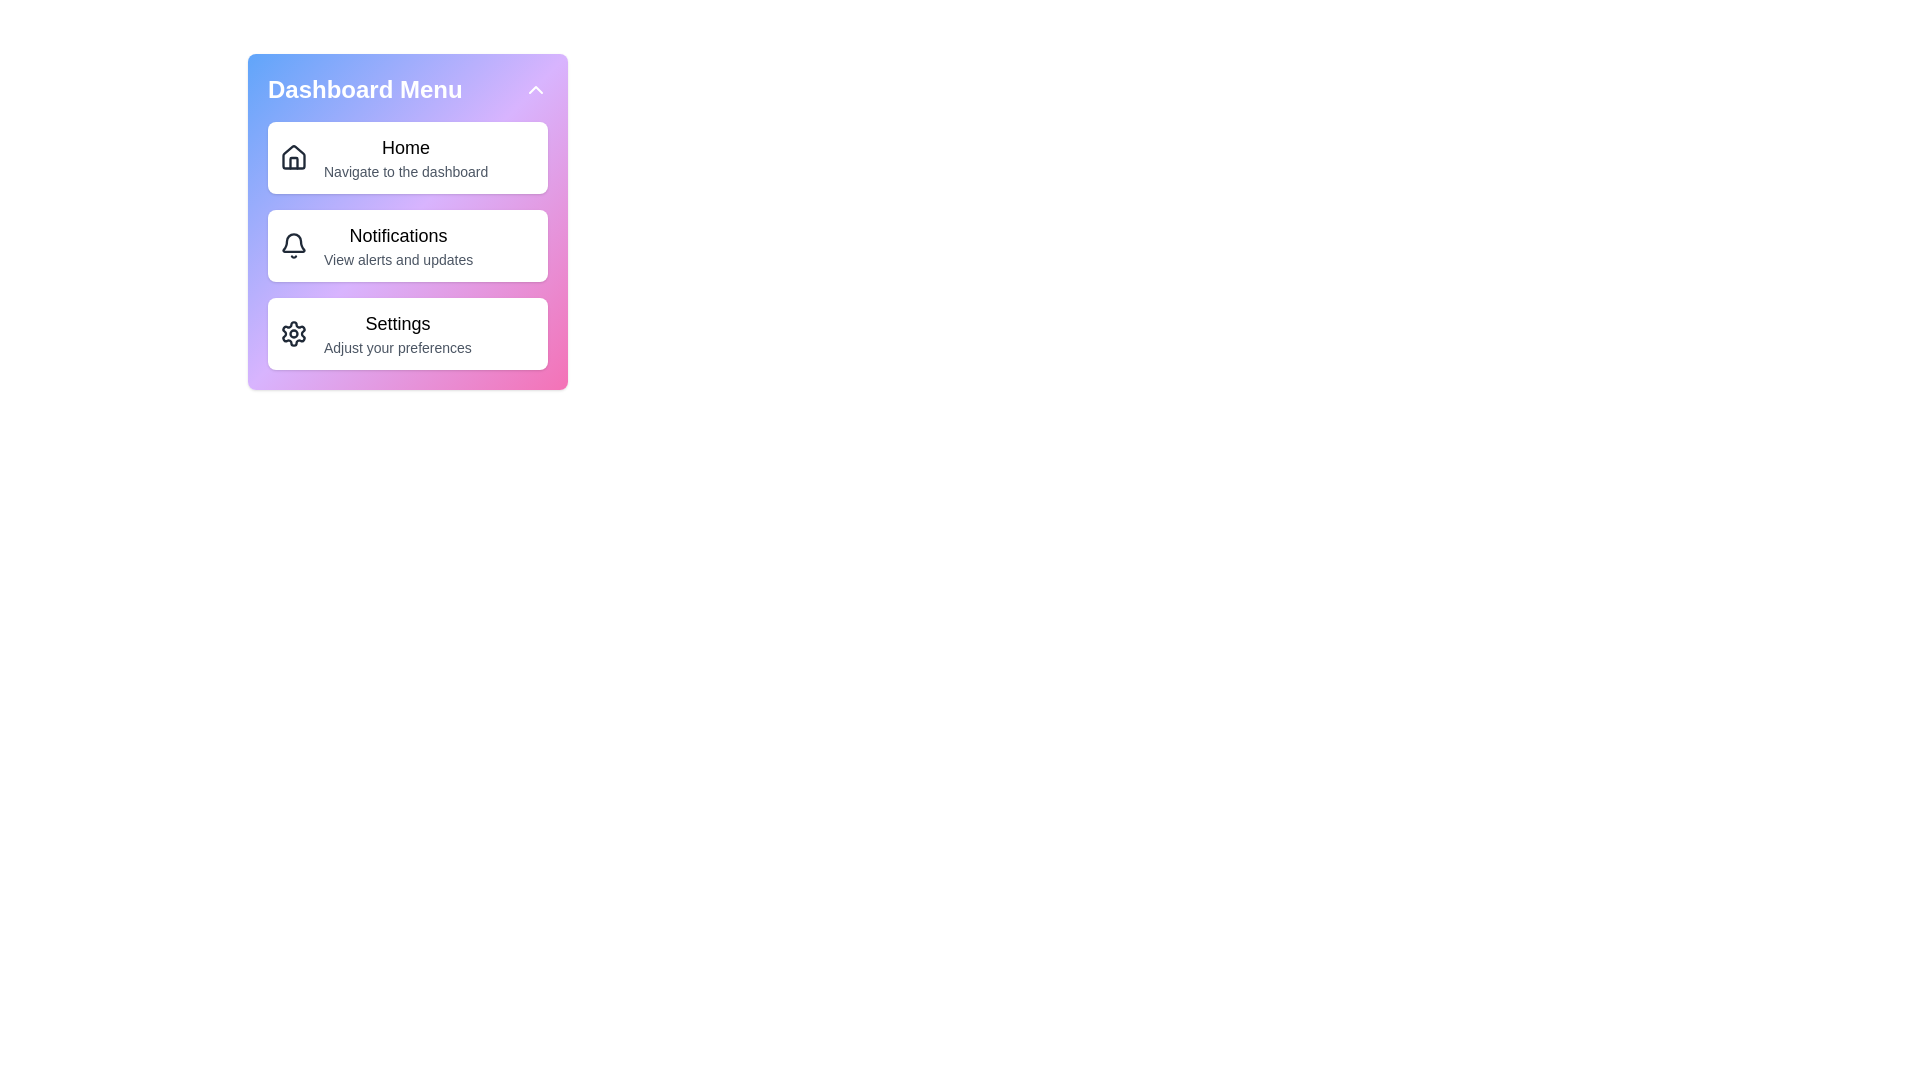 This screenshot has width=1920, height=1080. What do you see at coordinates (407, 333) in the screenshot?
I see `the menu item Settings to navigate` at bounding box center [407, 333].